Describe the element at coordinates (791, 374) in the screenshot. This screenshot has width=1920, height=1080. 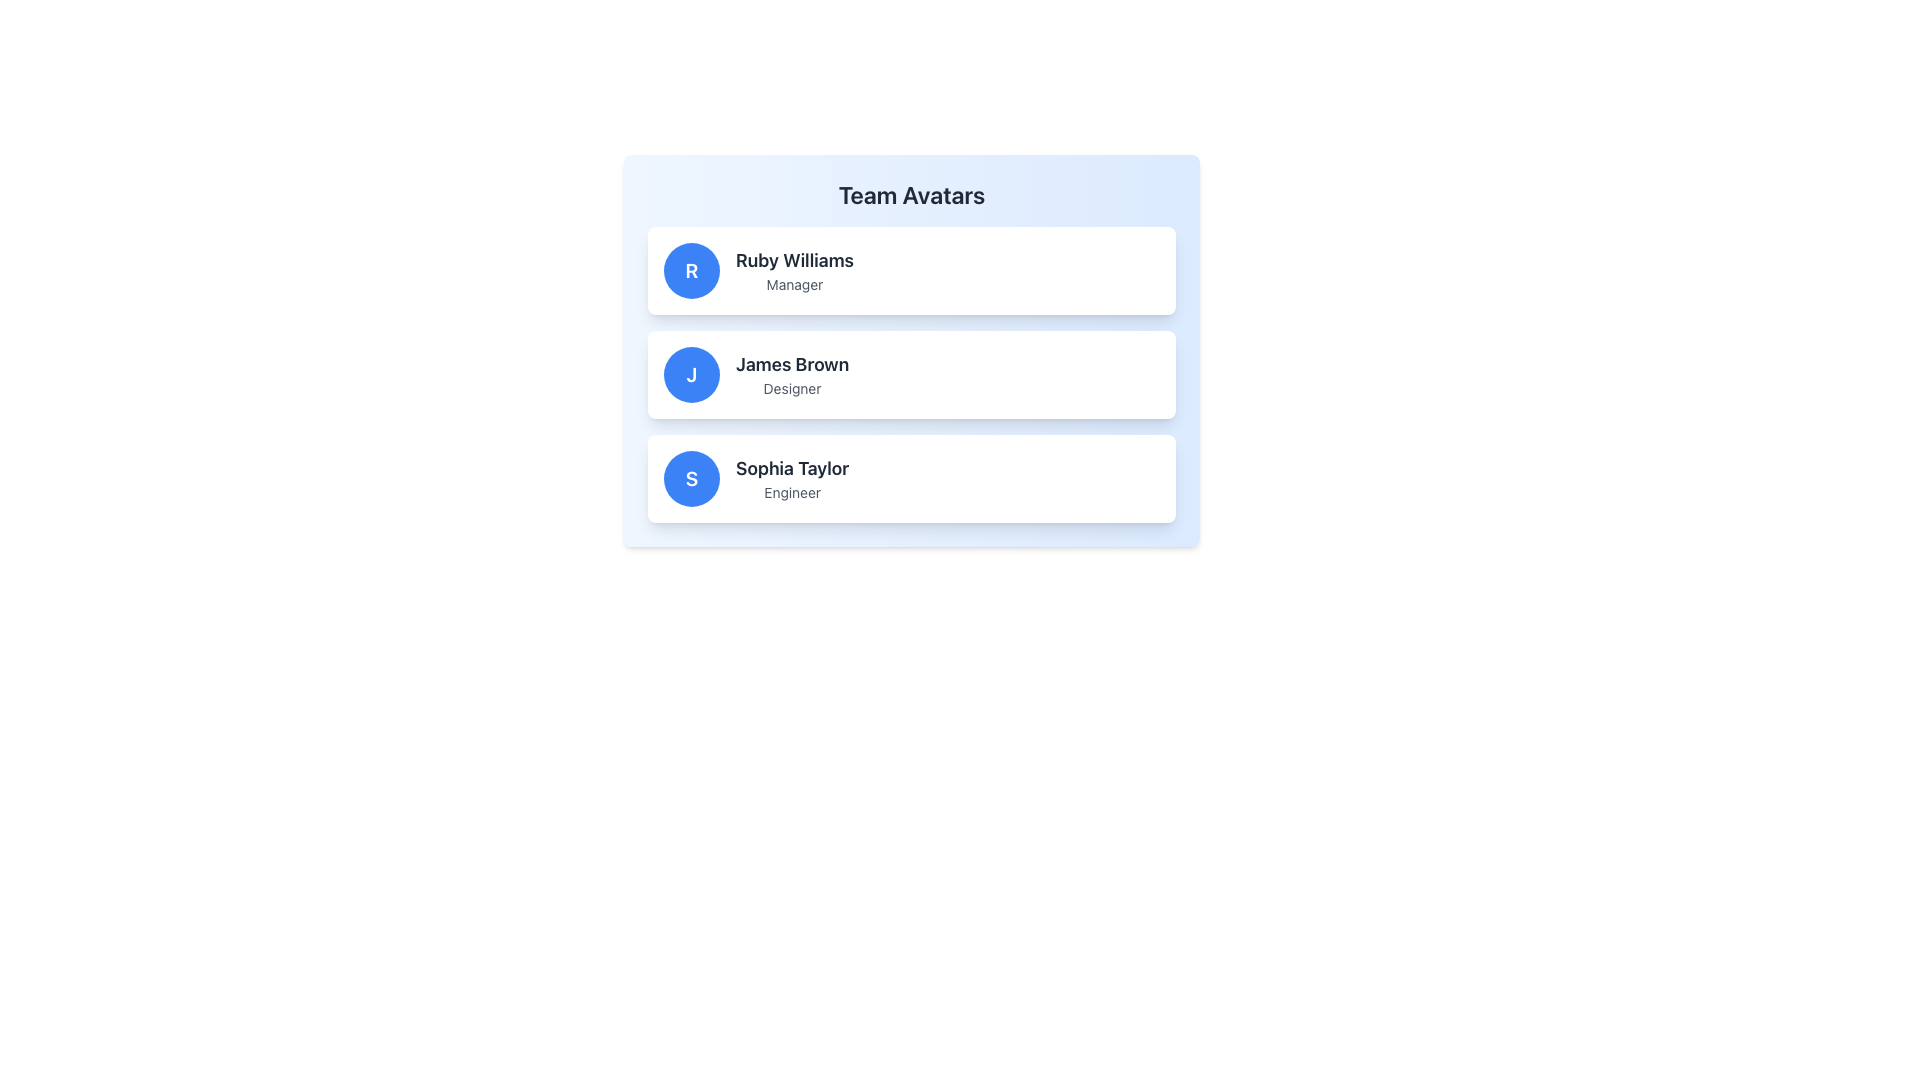
I see `the text block containing the name 'James Brown' styled in bold, located in the second row of items and to the right of the circular blue icon with the letter 'J'` at that location.